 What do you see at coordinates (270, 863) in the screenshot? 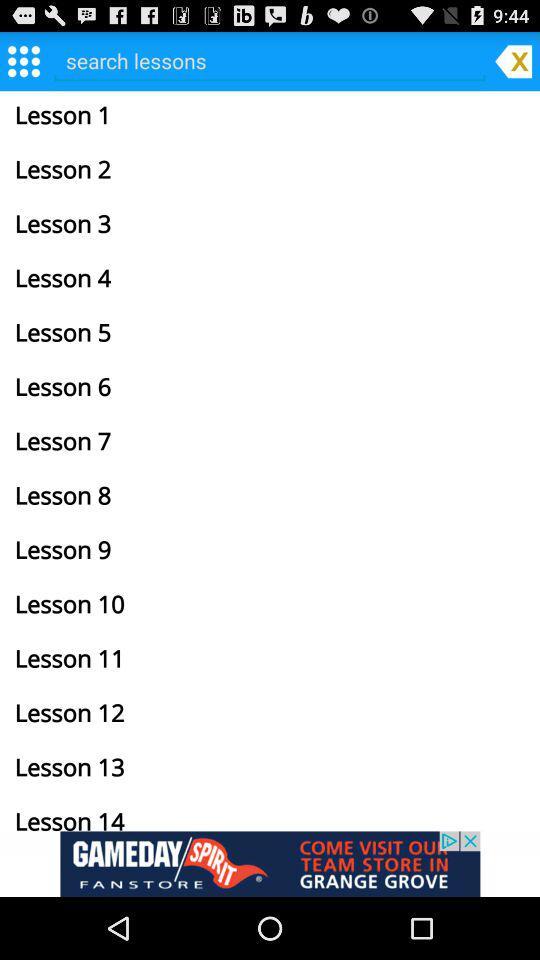
I see `advertisement link` at bounding box center [270, 863].